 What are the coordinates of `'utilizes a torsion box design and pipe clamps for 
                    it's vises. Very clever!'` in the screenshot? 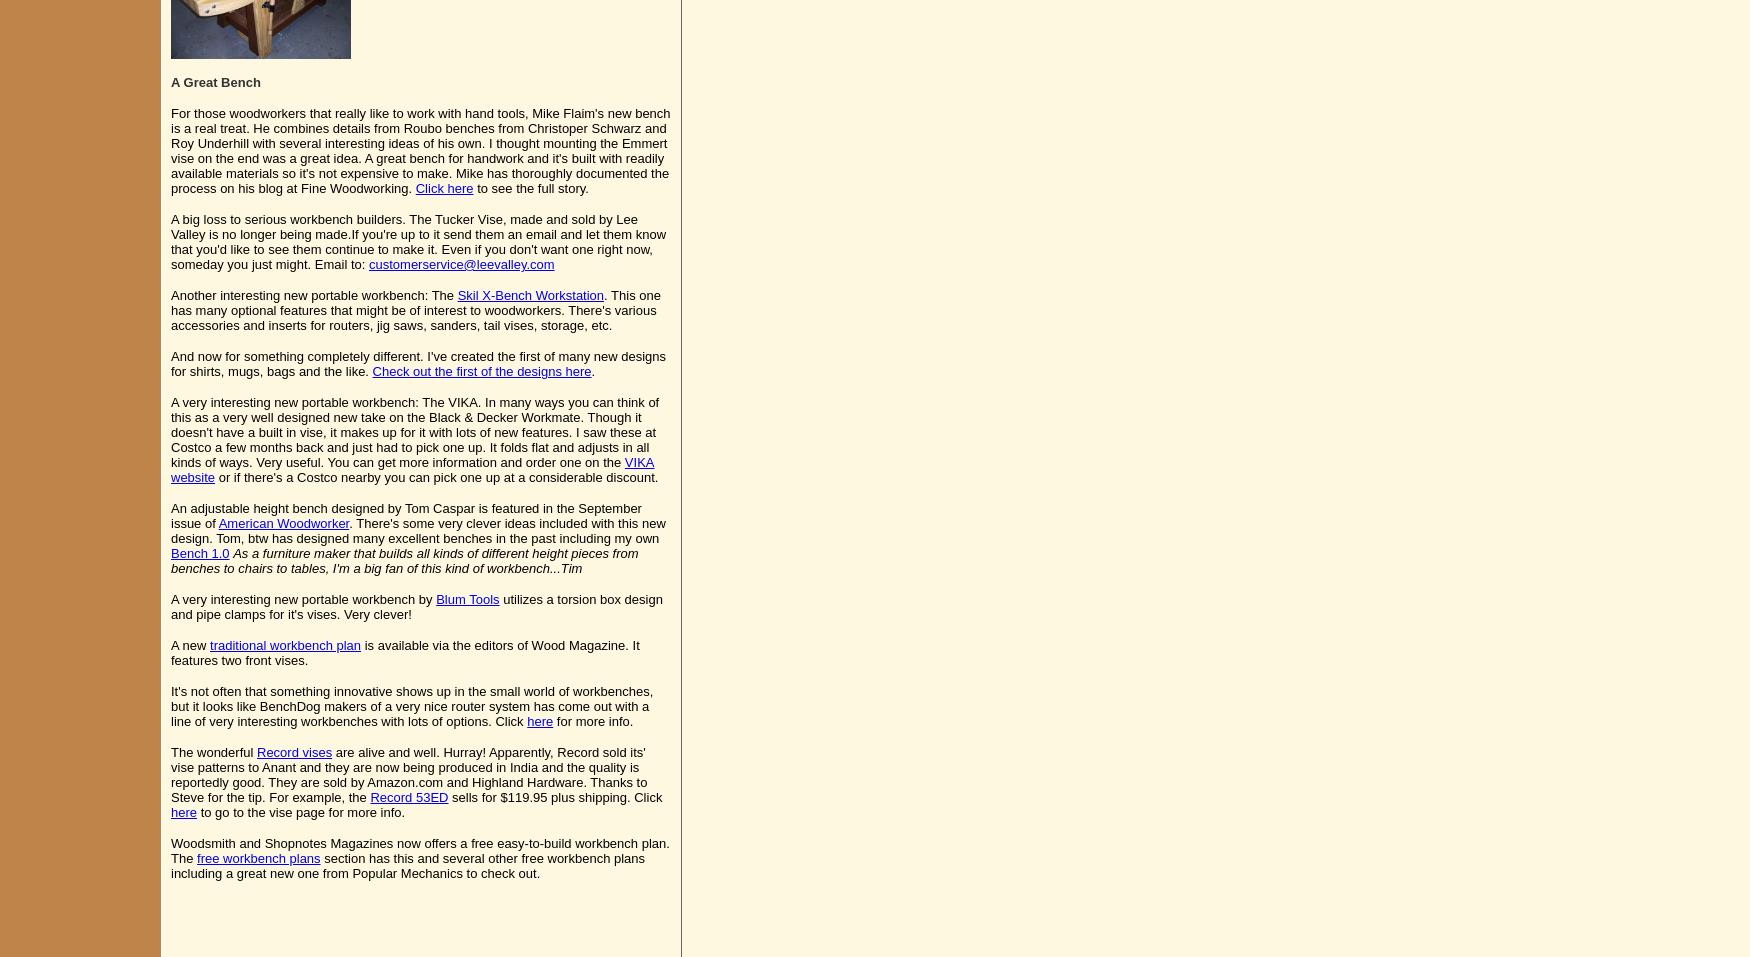 It's located at (415, 606).